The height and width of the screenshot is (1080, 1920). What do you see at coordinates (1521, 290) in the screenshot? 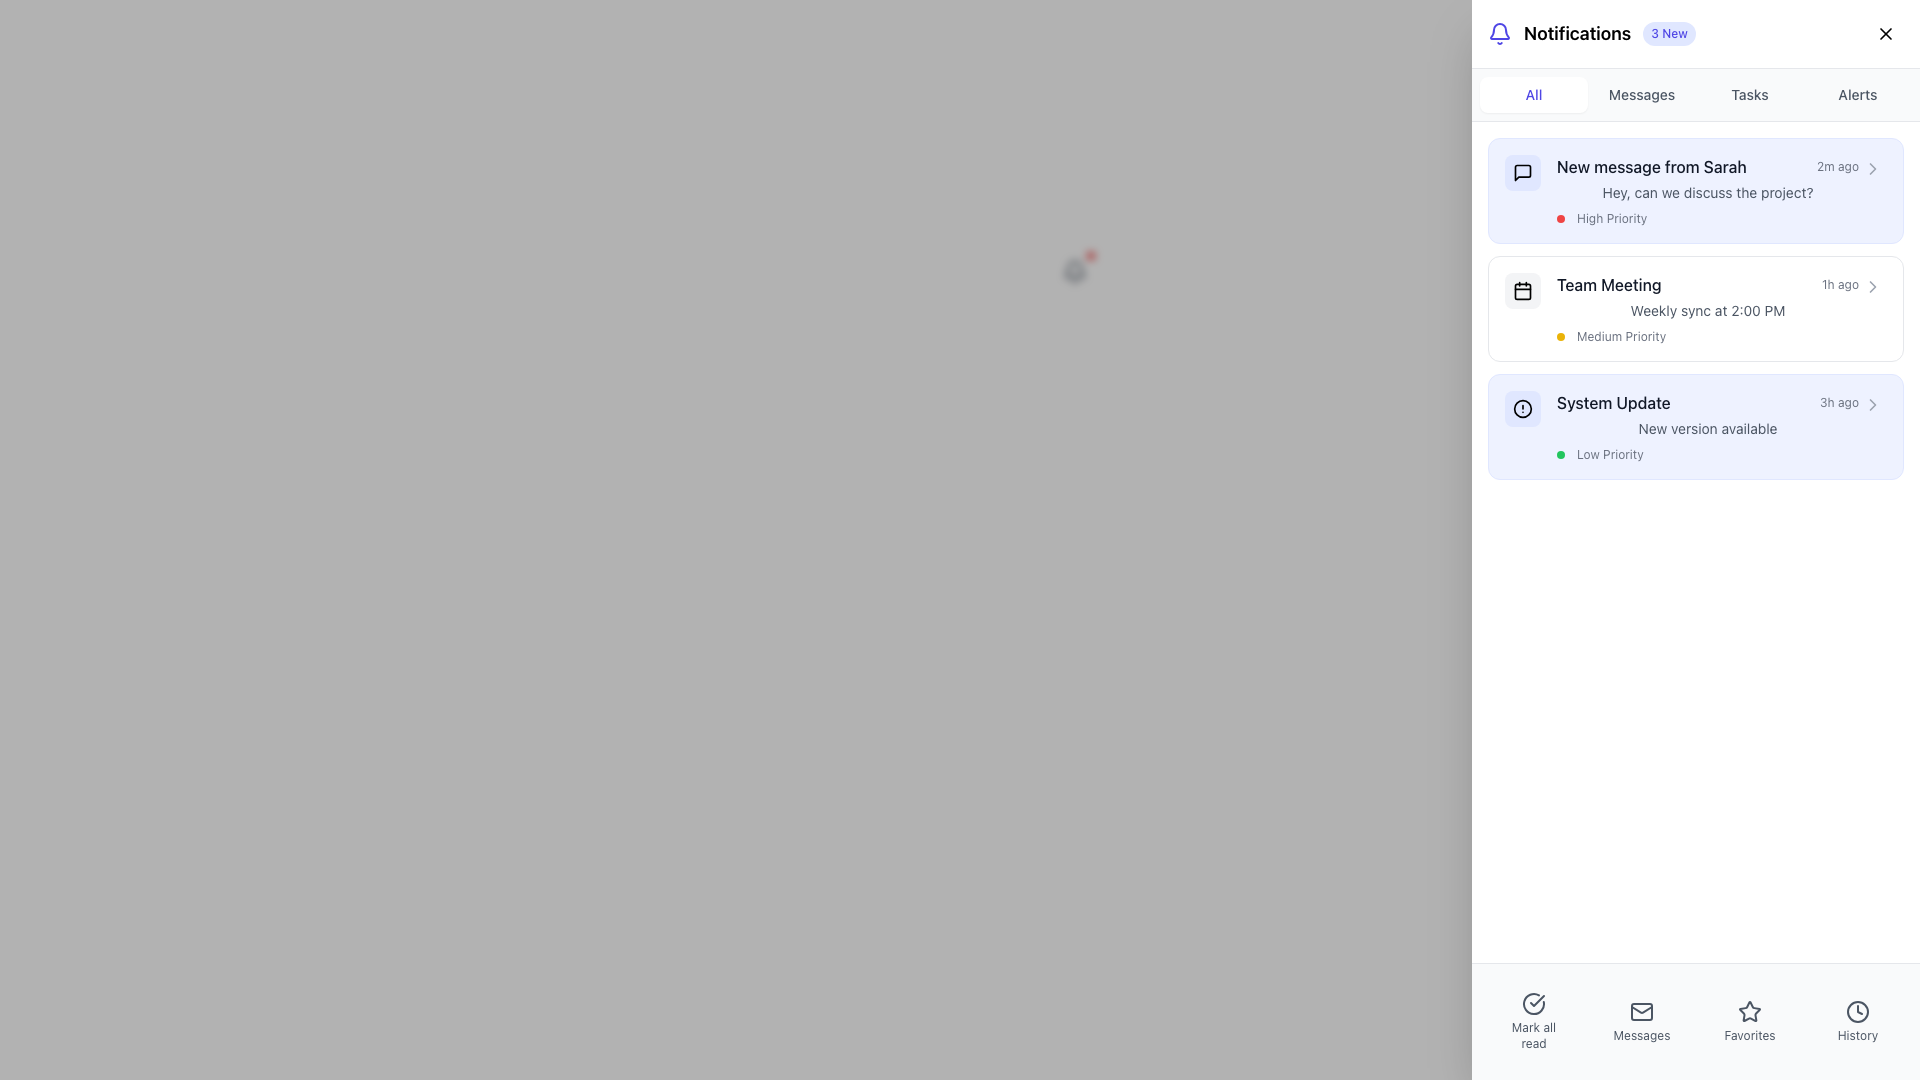
I see `the calendar icon` at bounding box center [1521, 290].